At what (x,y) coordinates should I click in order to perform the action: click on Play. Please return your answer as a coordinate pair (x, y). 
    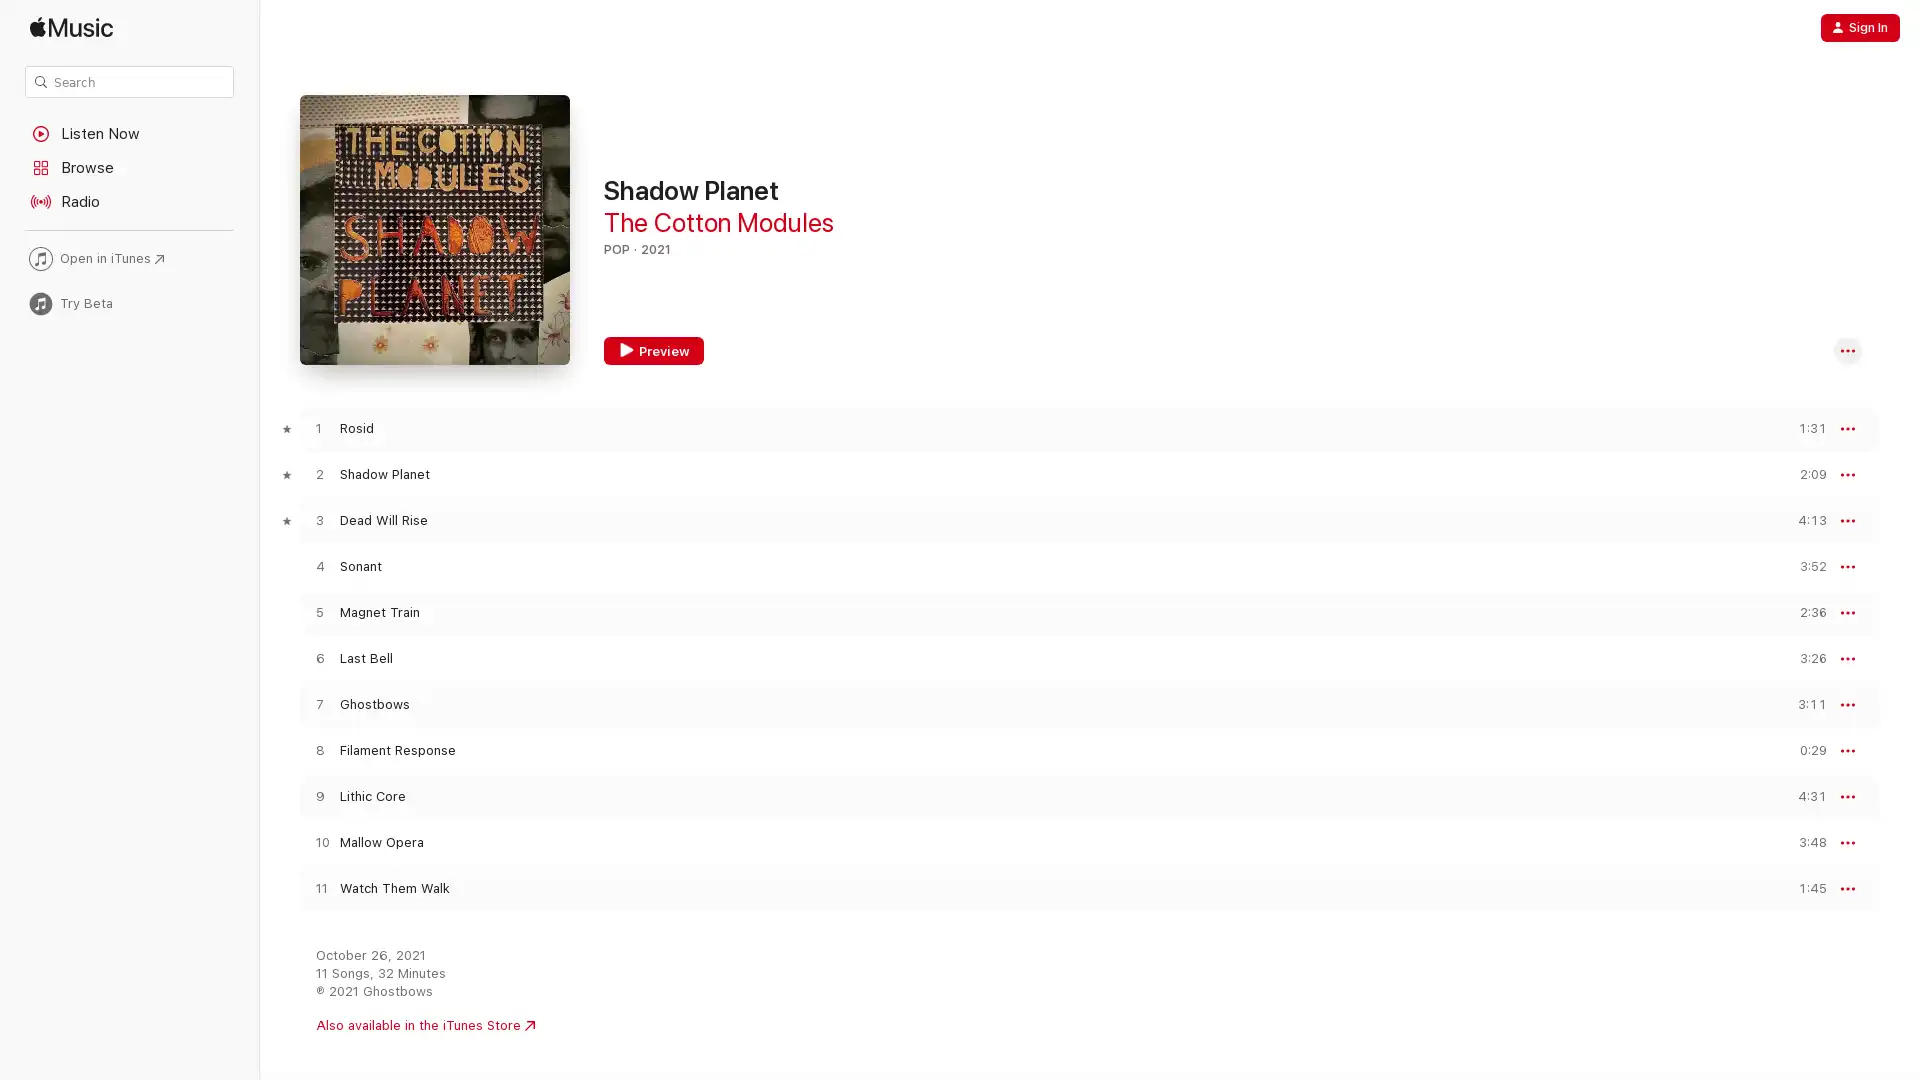
    Looking at the image, I should click on (318, 519).